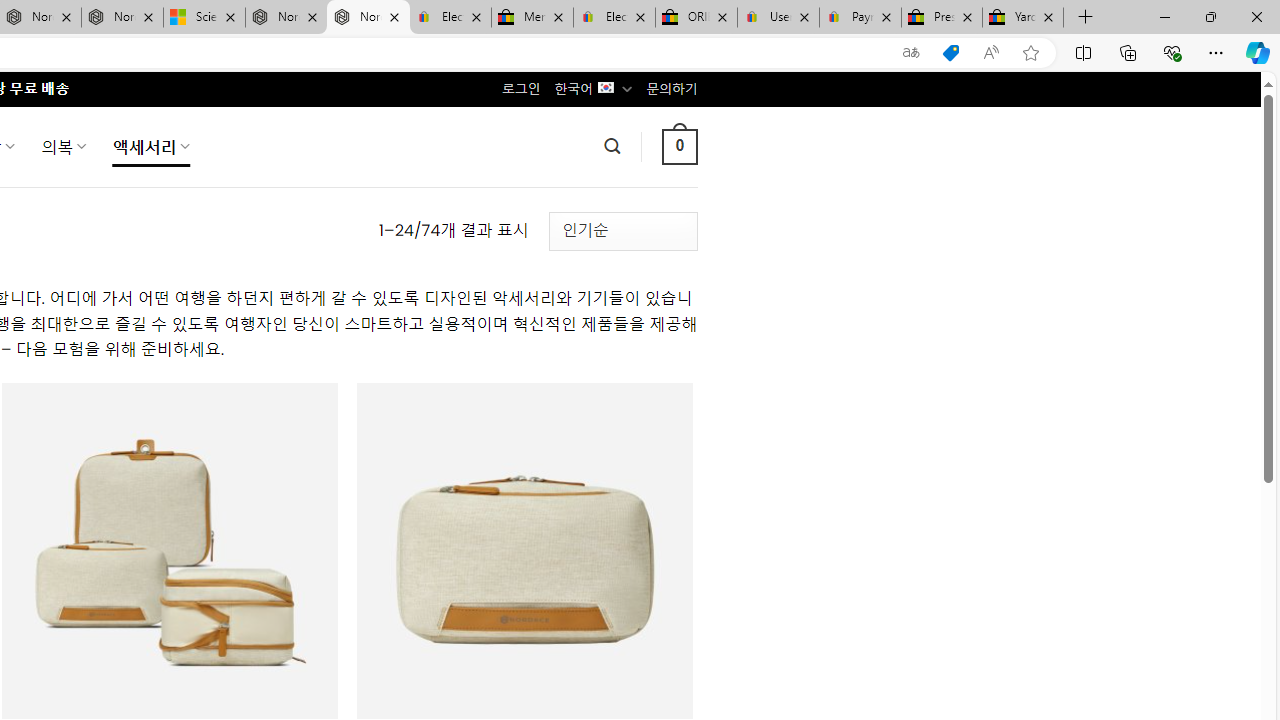  What do you see at coordinates (1023, 17) in the screenshot?
I see `'Yard, Garden & Outdoor Living'` at bounding box center [1023, 17].